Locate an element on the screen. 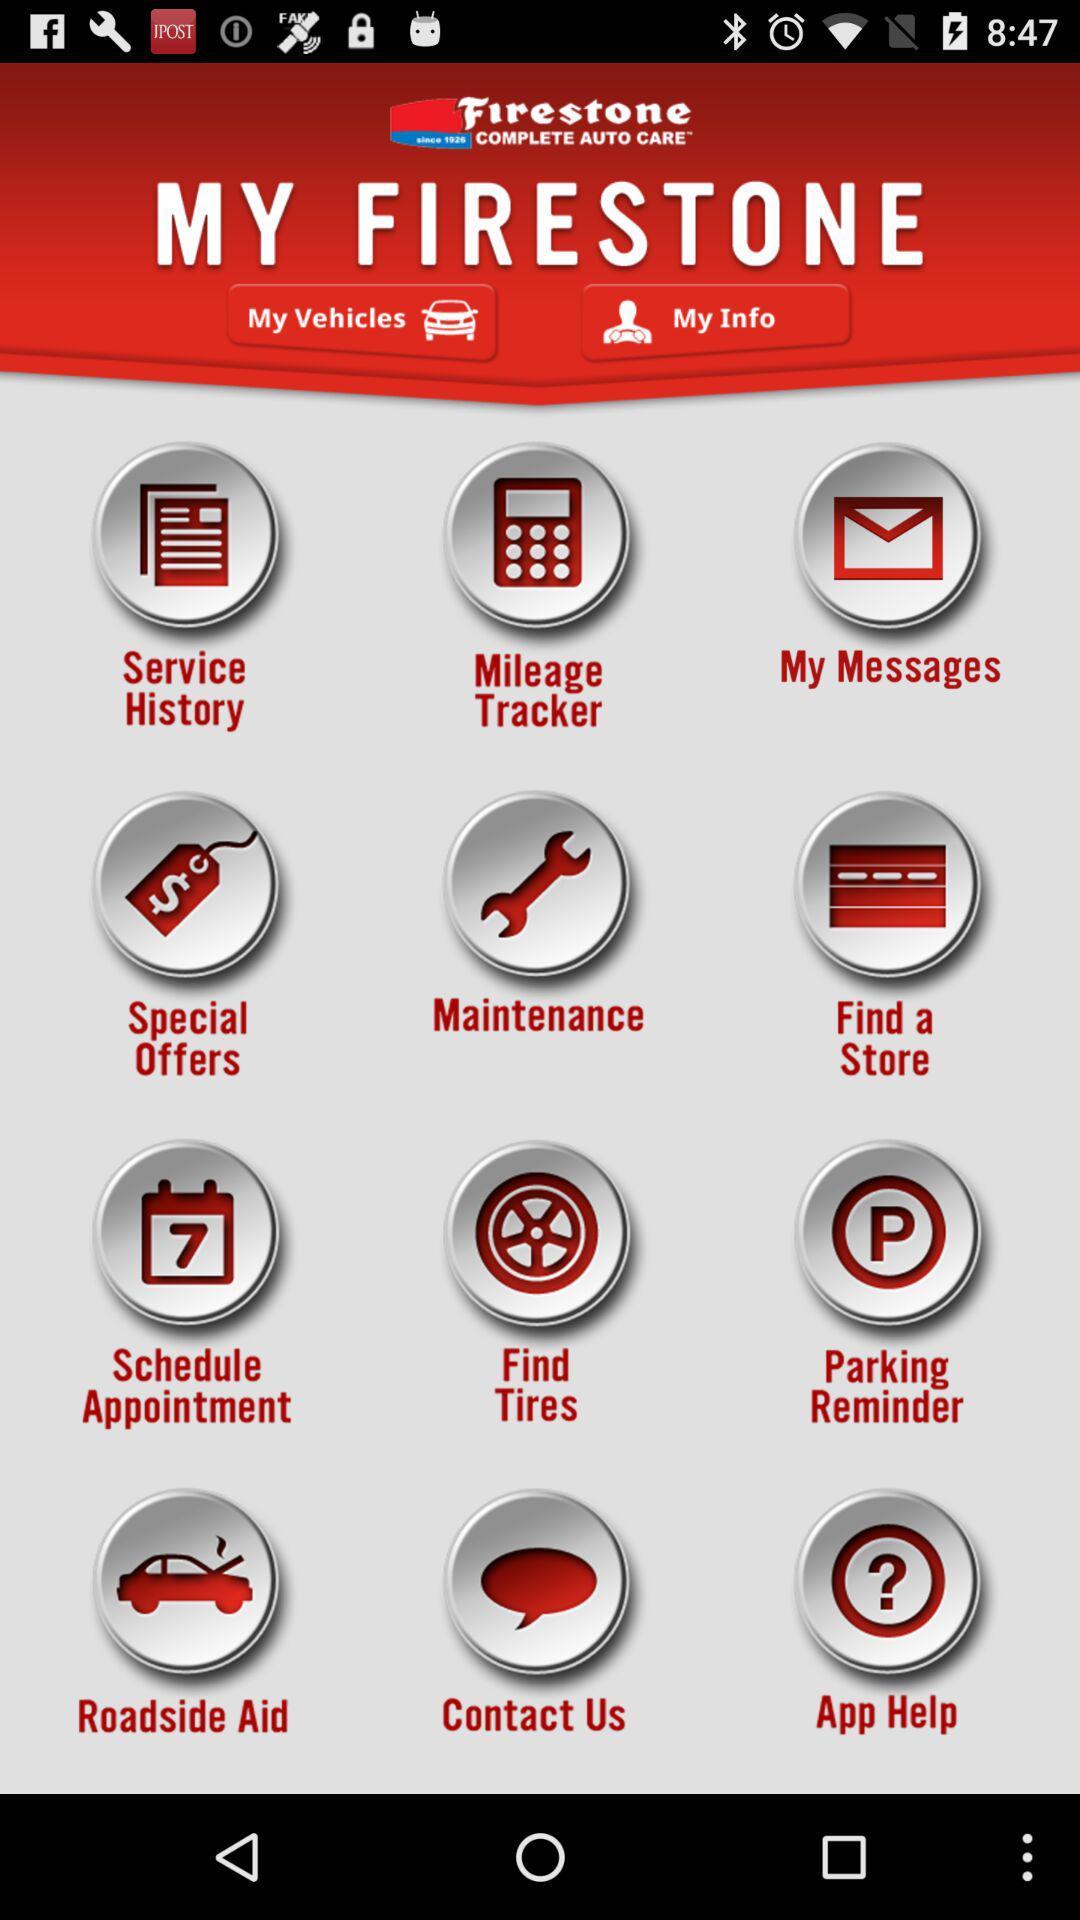 The width and height of the screenshot is (1080, 1920). show my cars is located at coordinates (362, 323).